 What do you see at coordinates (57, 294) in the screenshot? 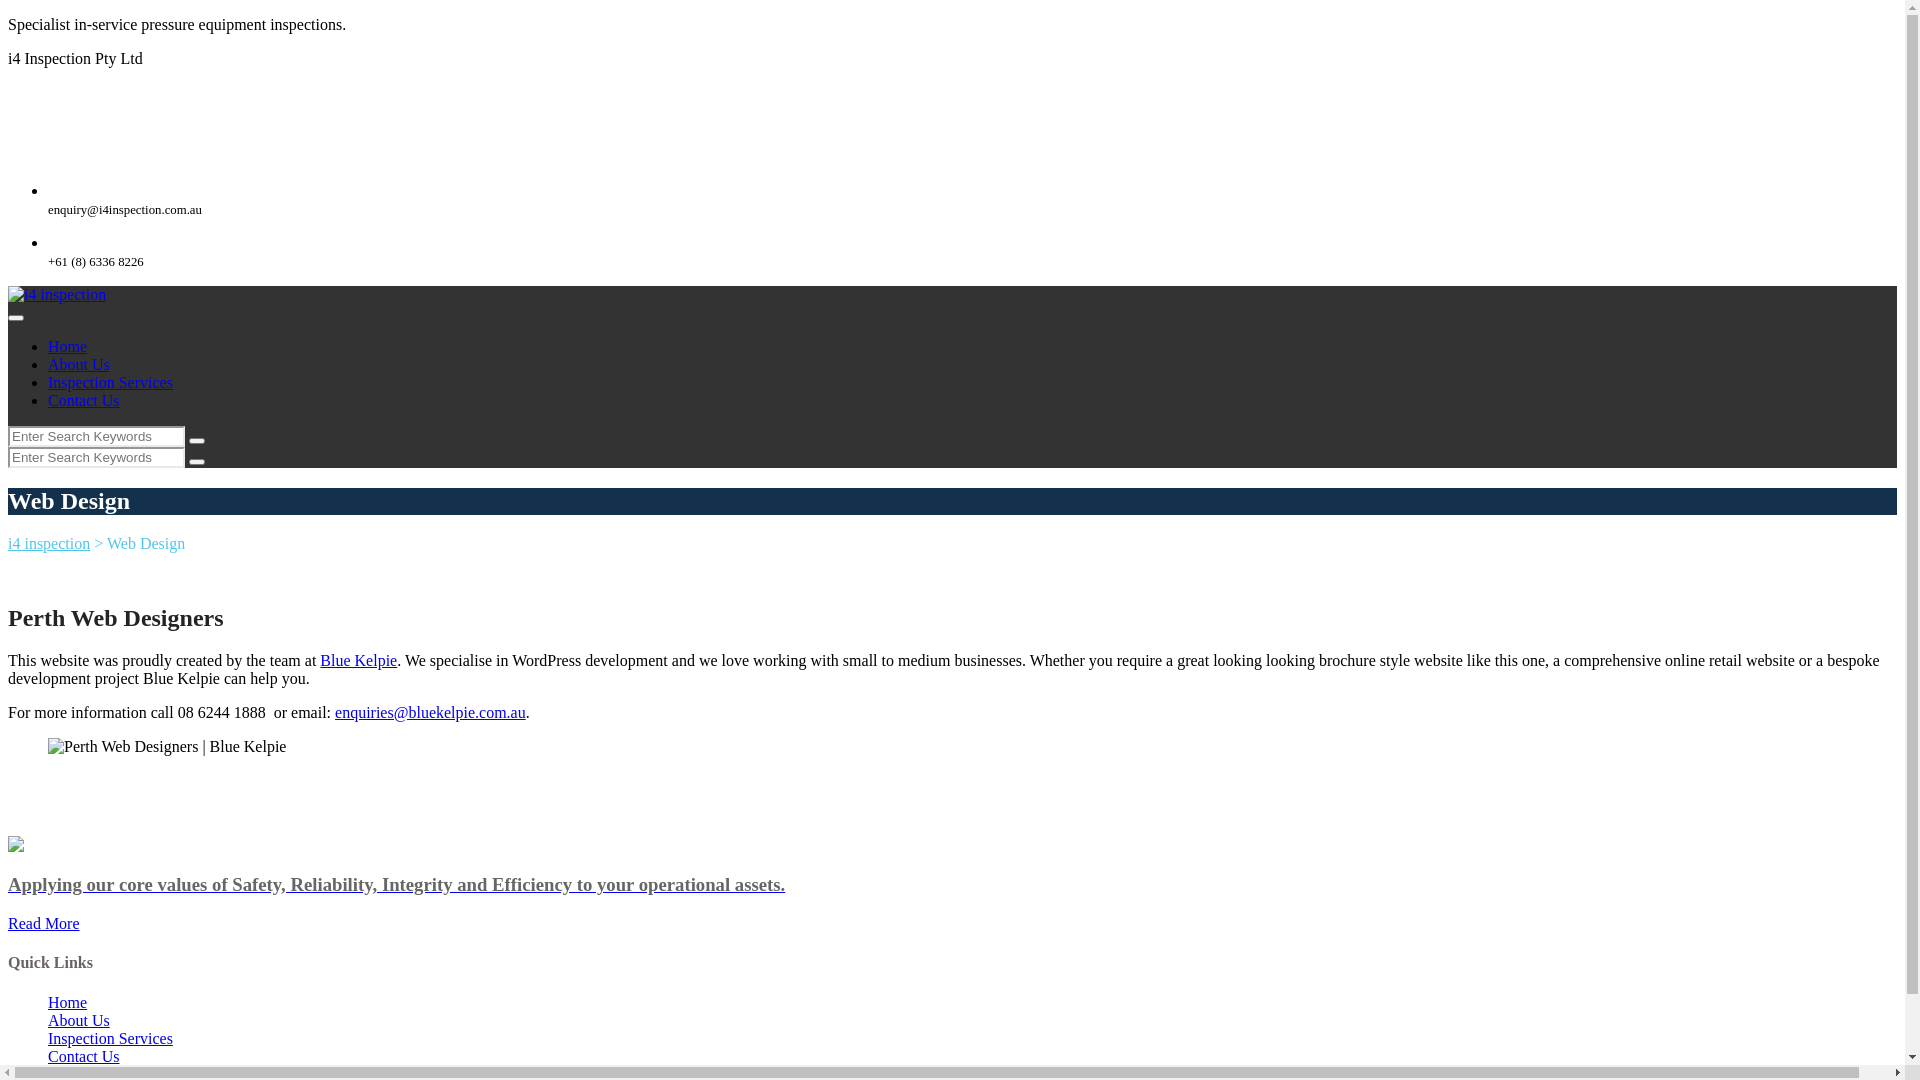
I see `'i4 inspection'` at bounding box center [57, 294].